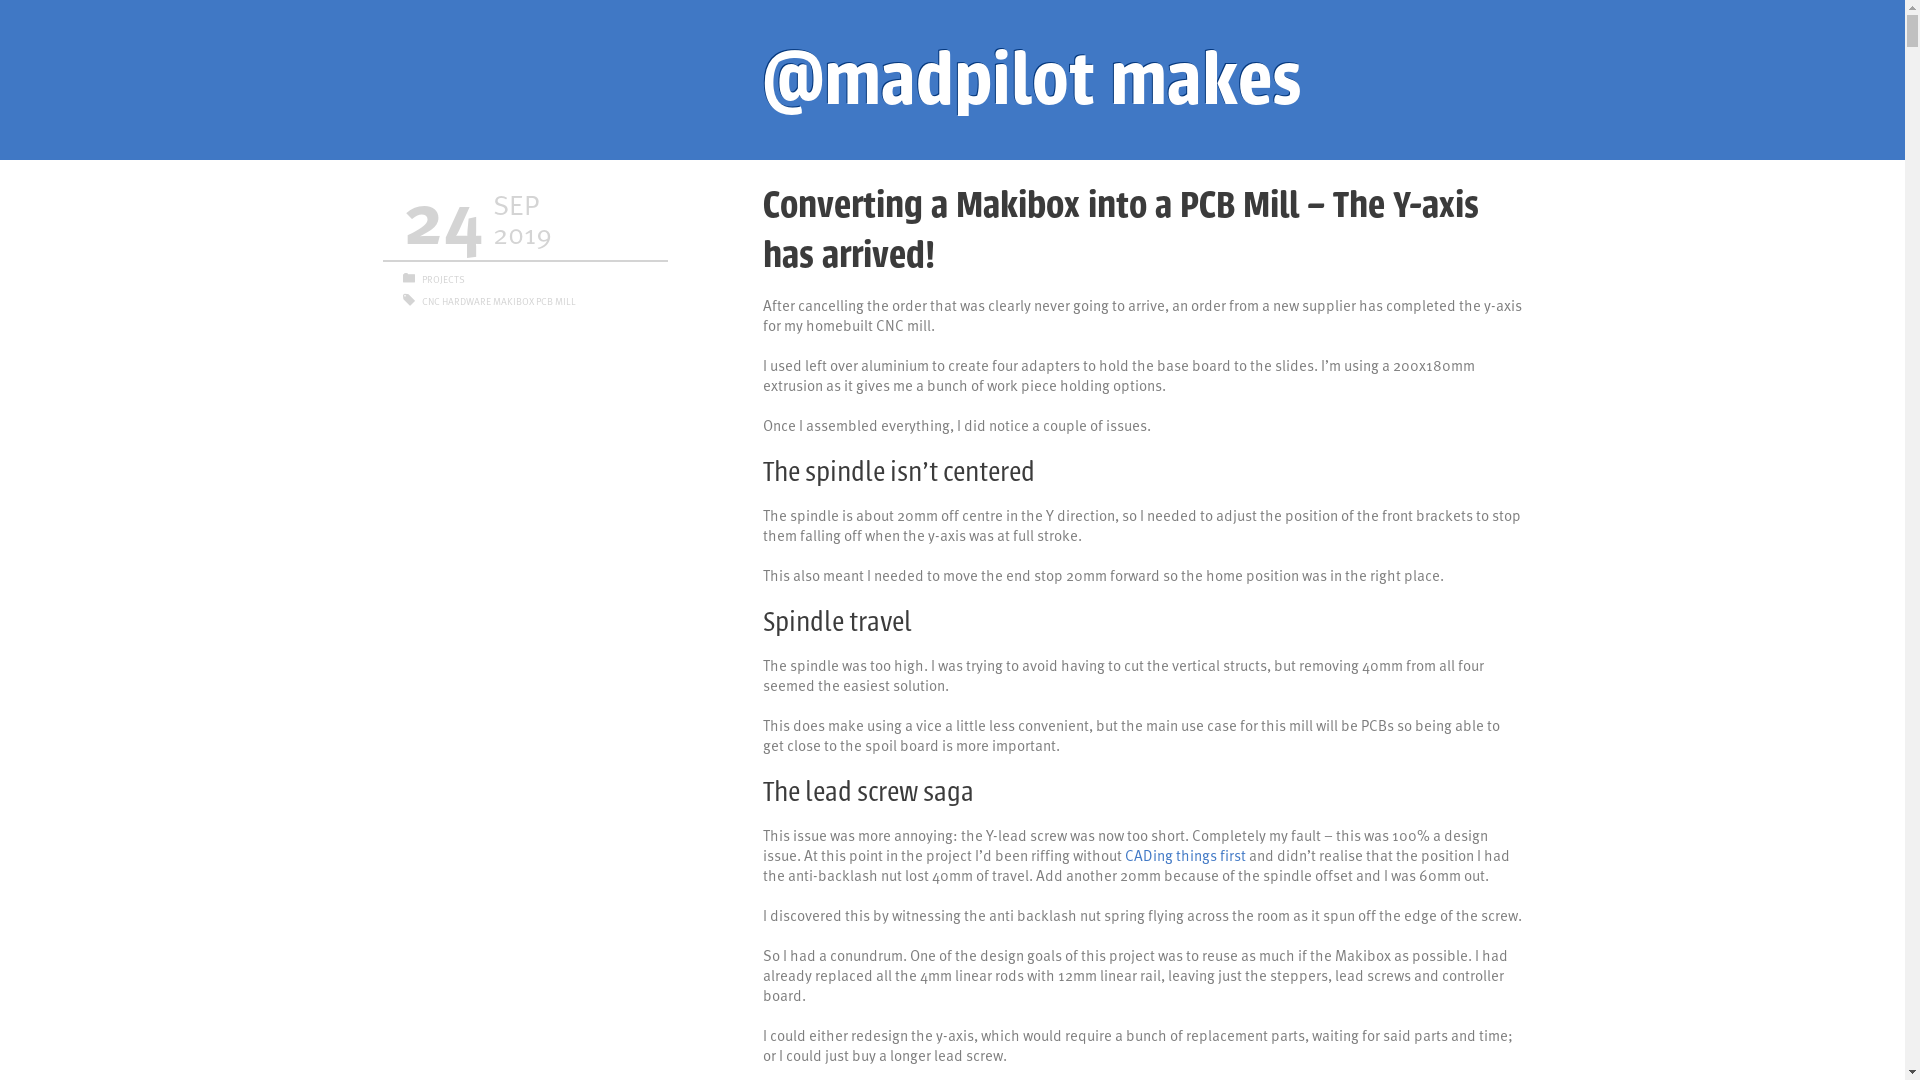 The width and height of the screenshot is (1920, 1080). I want to click on 'PROJECTS', so click(421, 278).